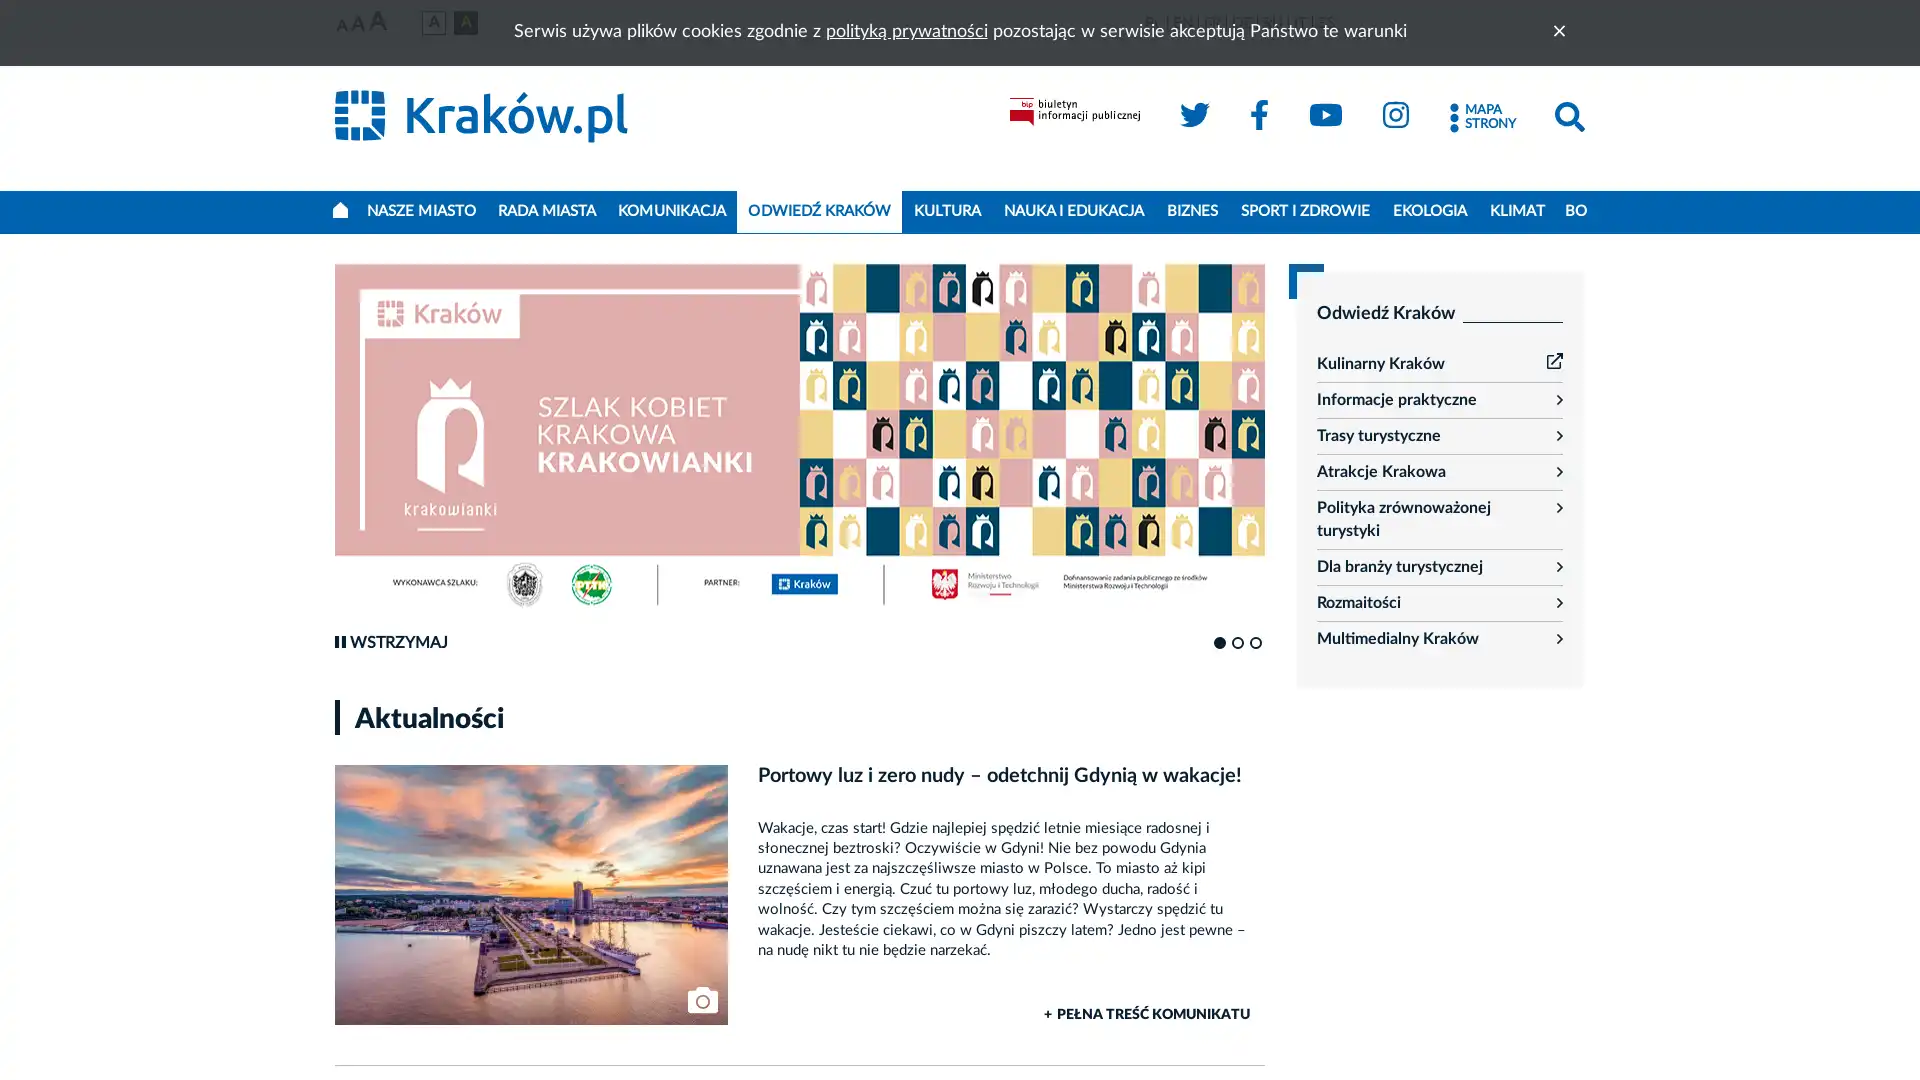  I want to click on Najmniejsza czcionka, so click(341, 26).